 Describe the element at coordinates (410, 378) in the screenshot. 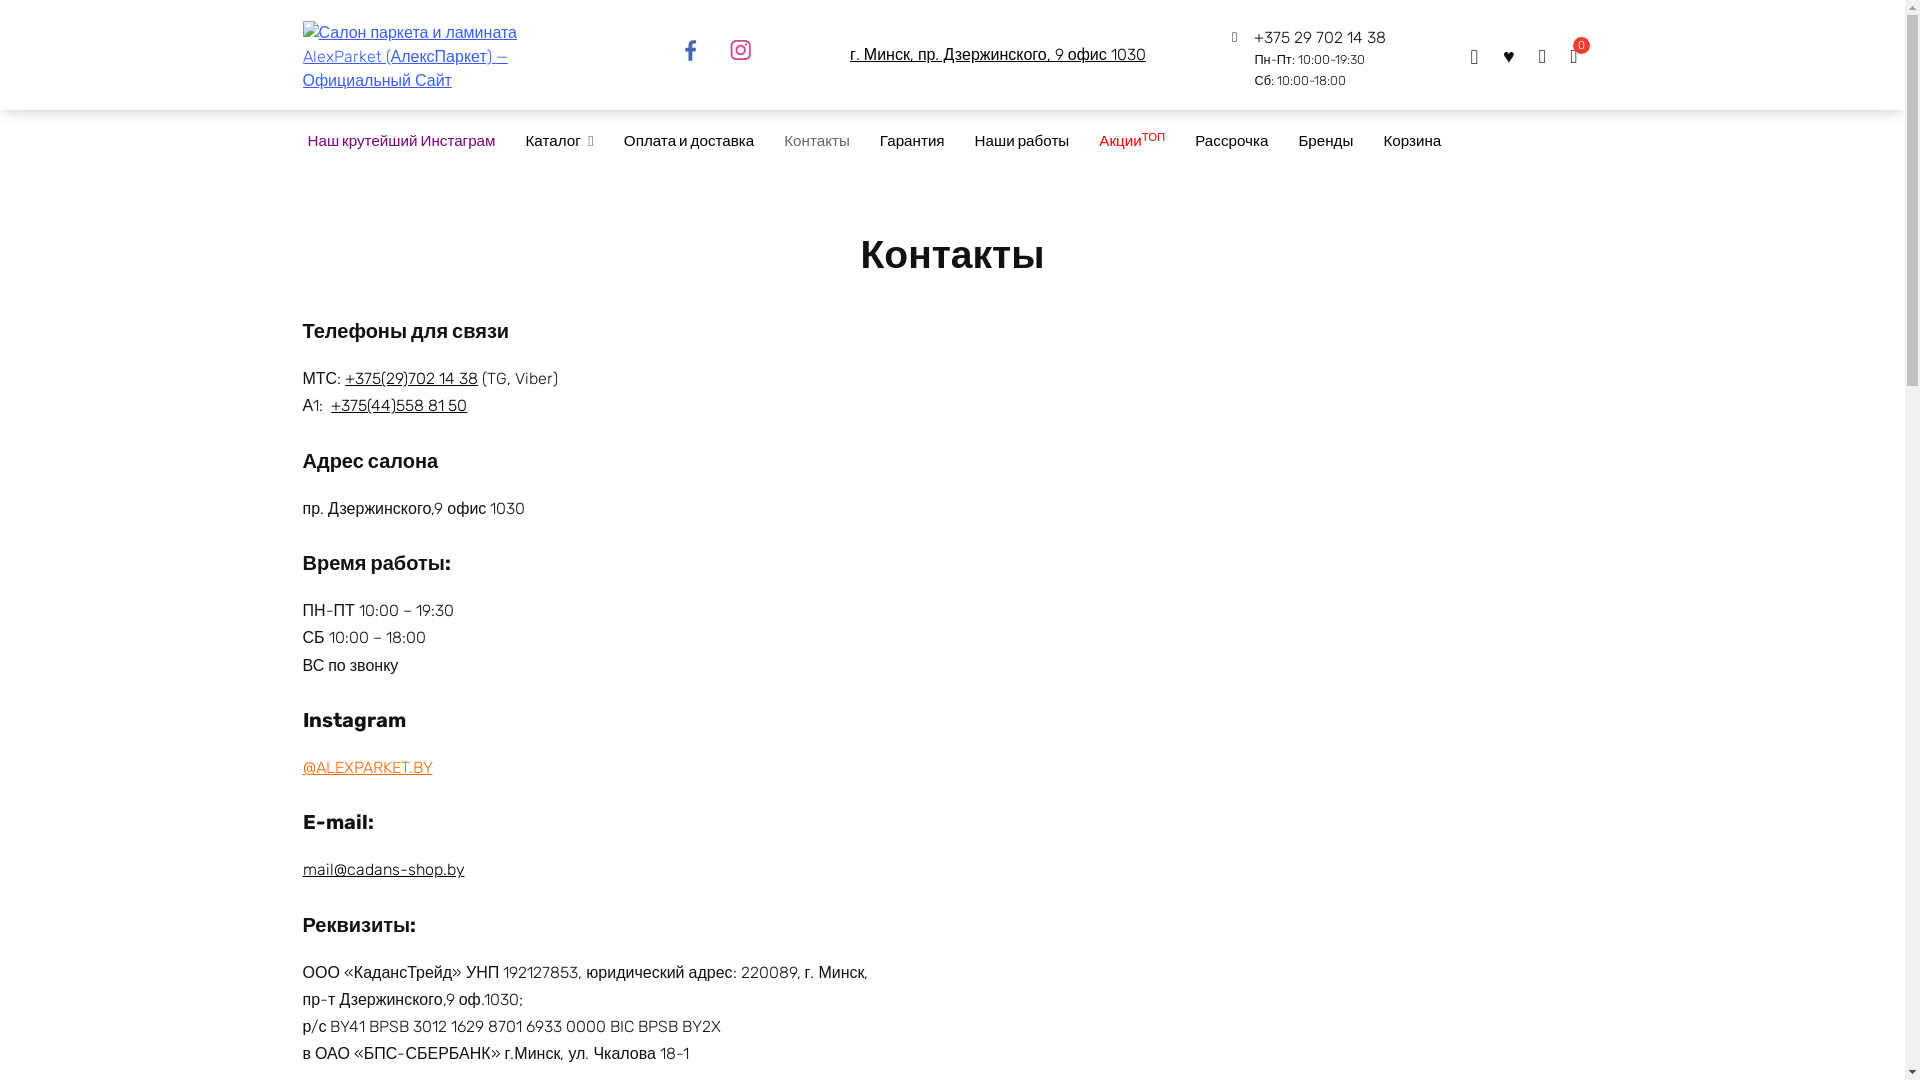

I see `'+375(29)702 14 38'` at that location.